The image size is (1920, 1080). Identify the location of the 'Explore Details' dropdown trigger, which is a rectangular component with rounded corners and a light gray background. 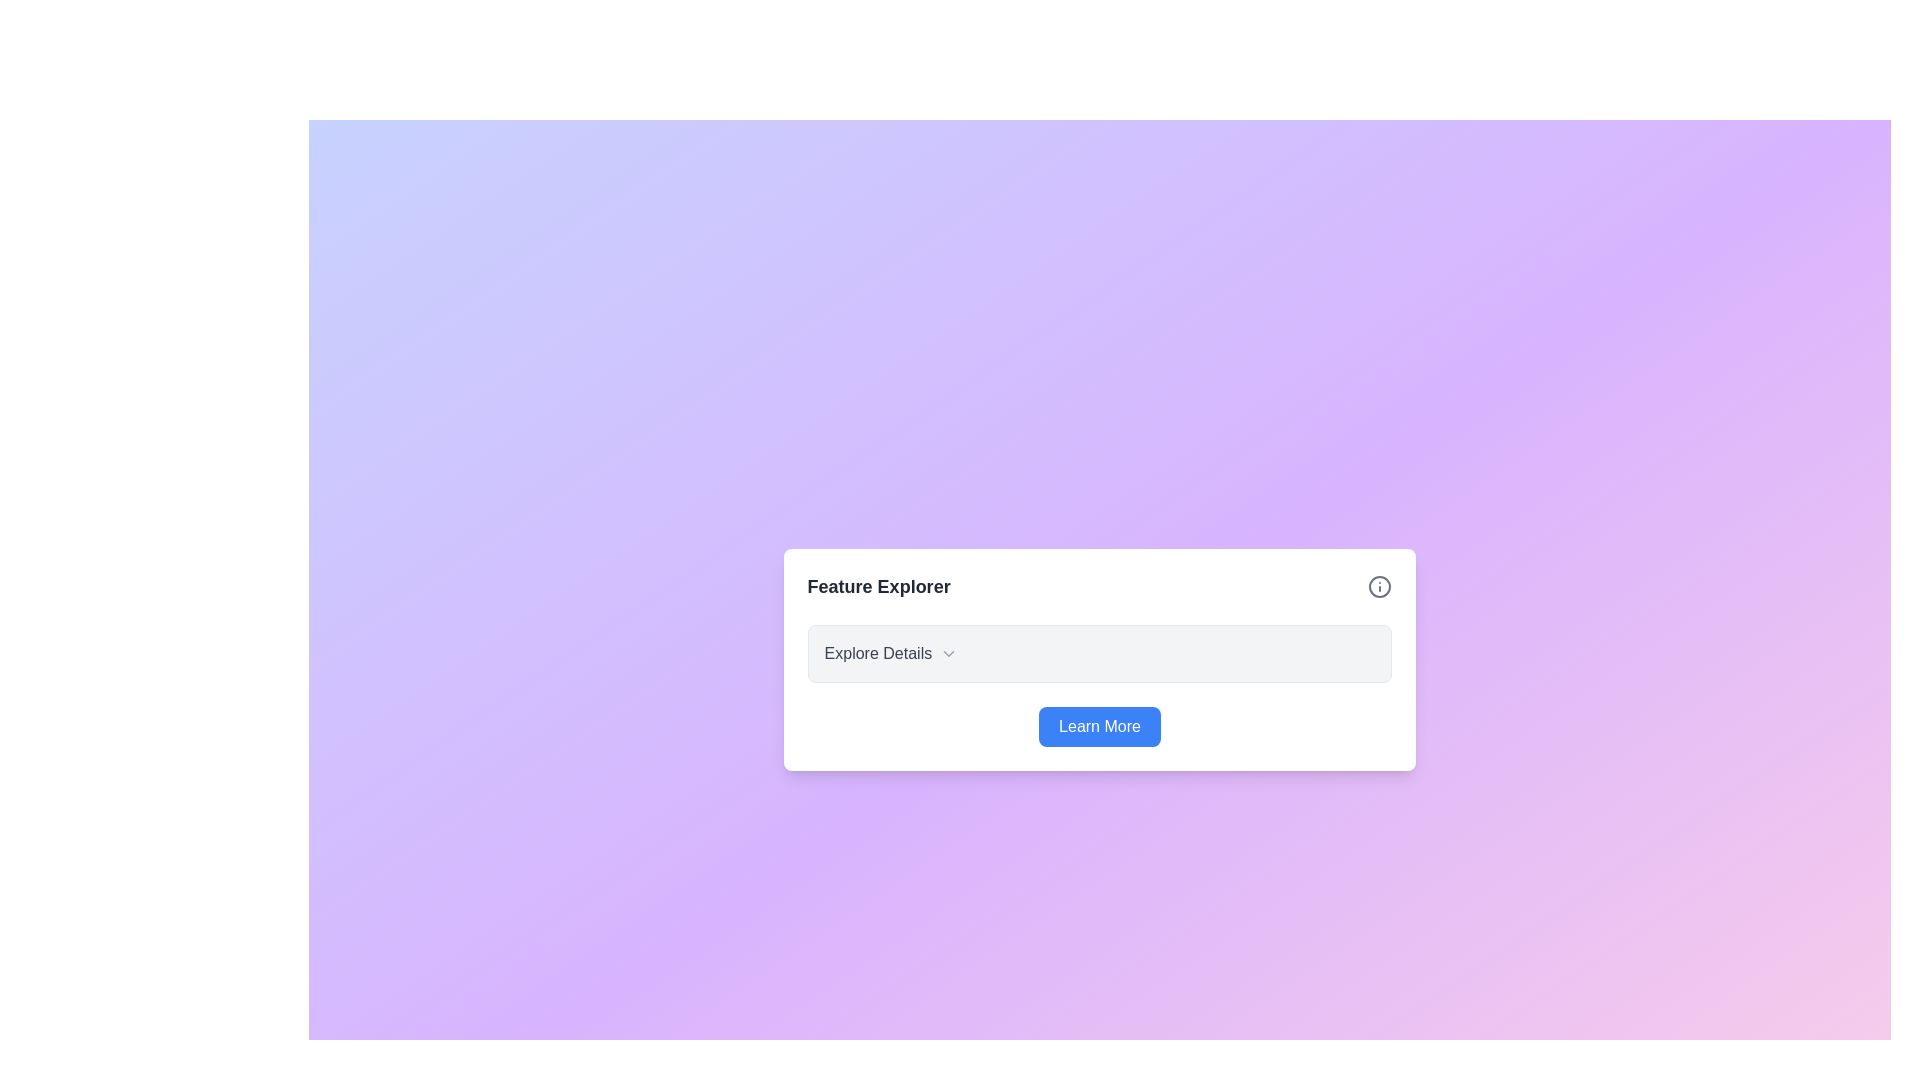
(1098, 654).